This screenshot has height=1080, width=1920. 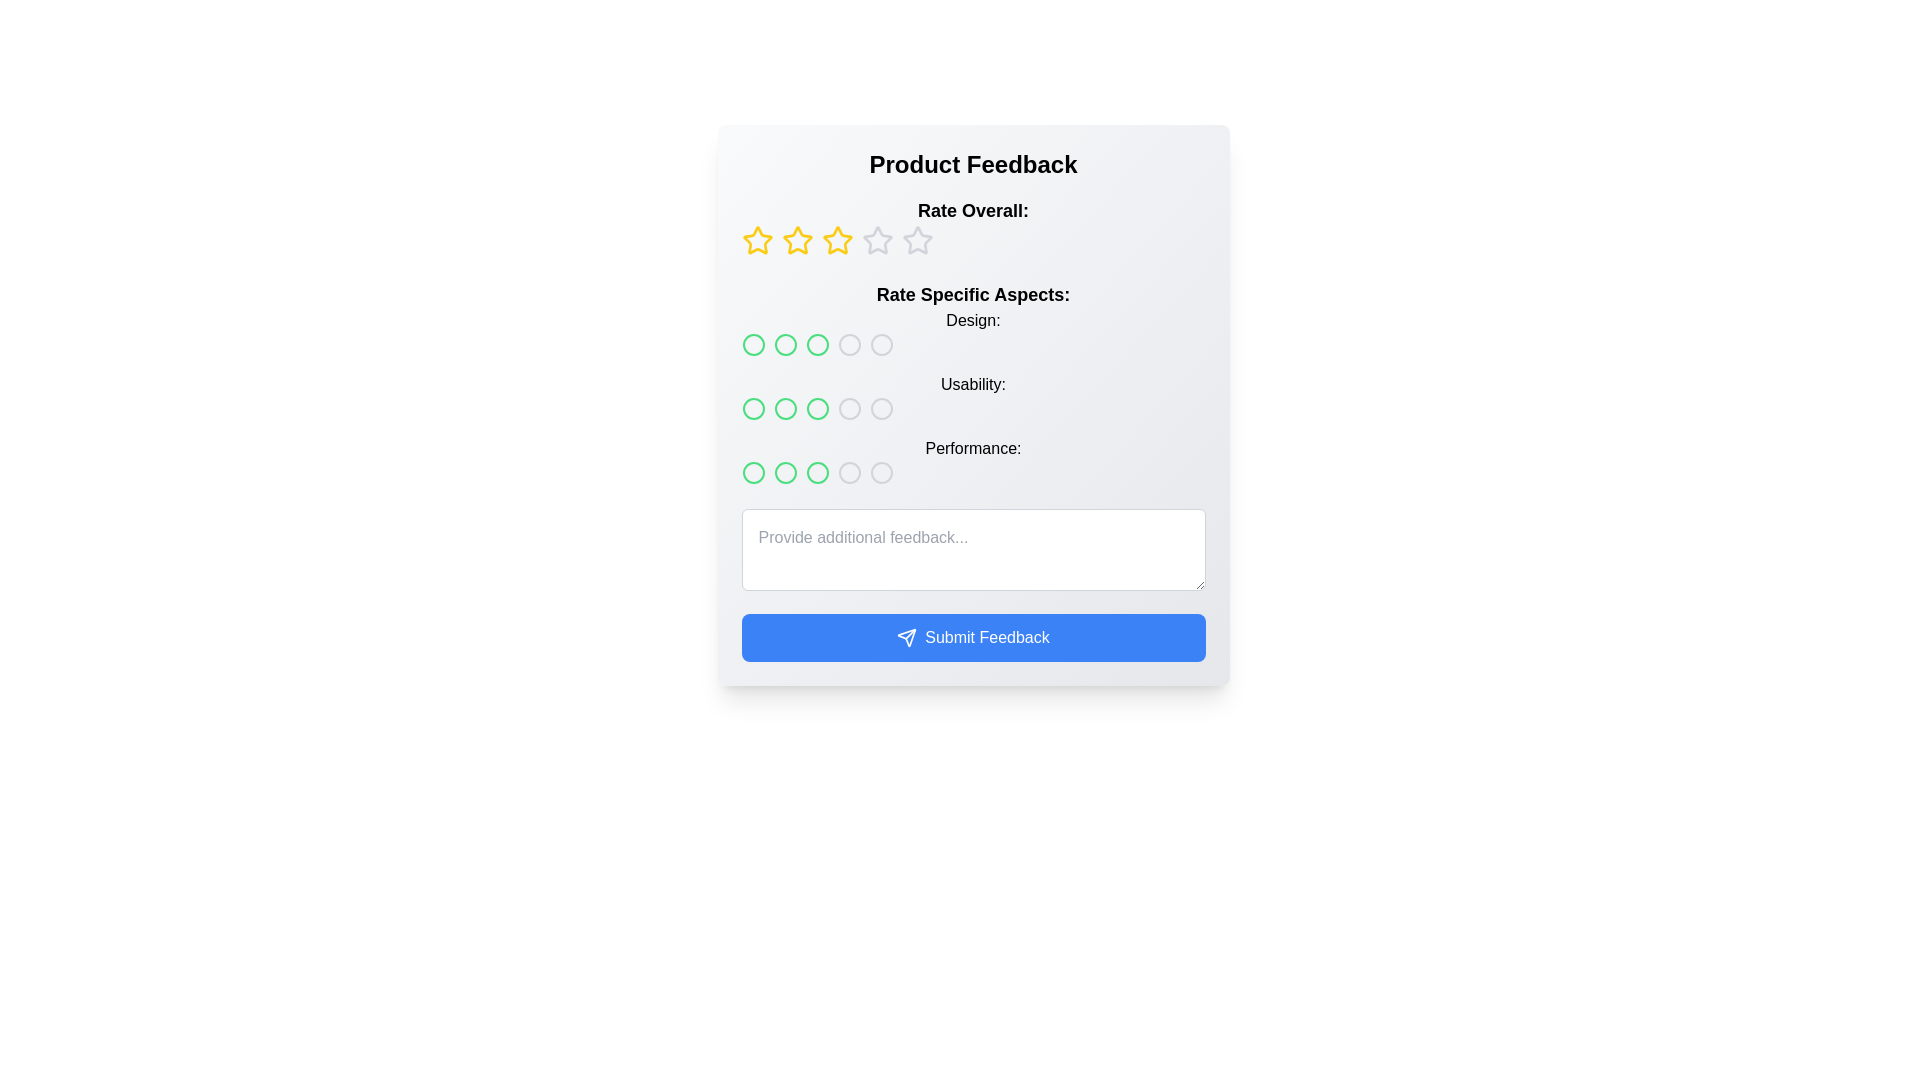 What do you see at coordinates (973, 382) in the screenshot?
I see `one of the circular rating buttons in the rating system located below the 'Rate Overall' section and above the additional feedback text area` at bounding box center [973, 382].